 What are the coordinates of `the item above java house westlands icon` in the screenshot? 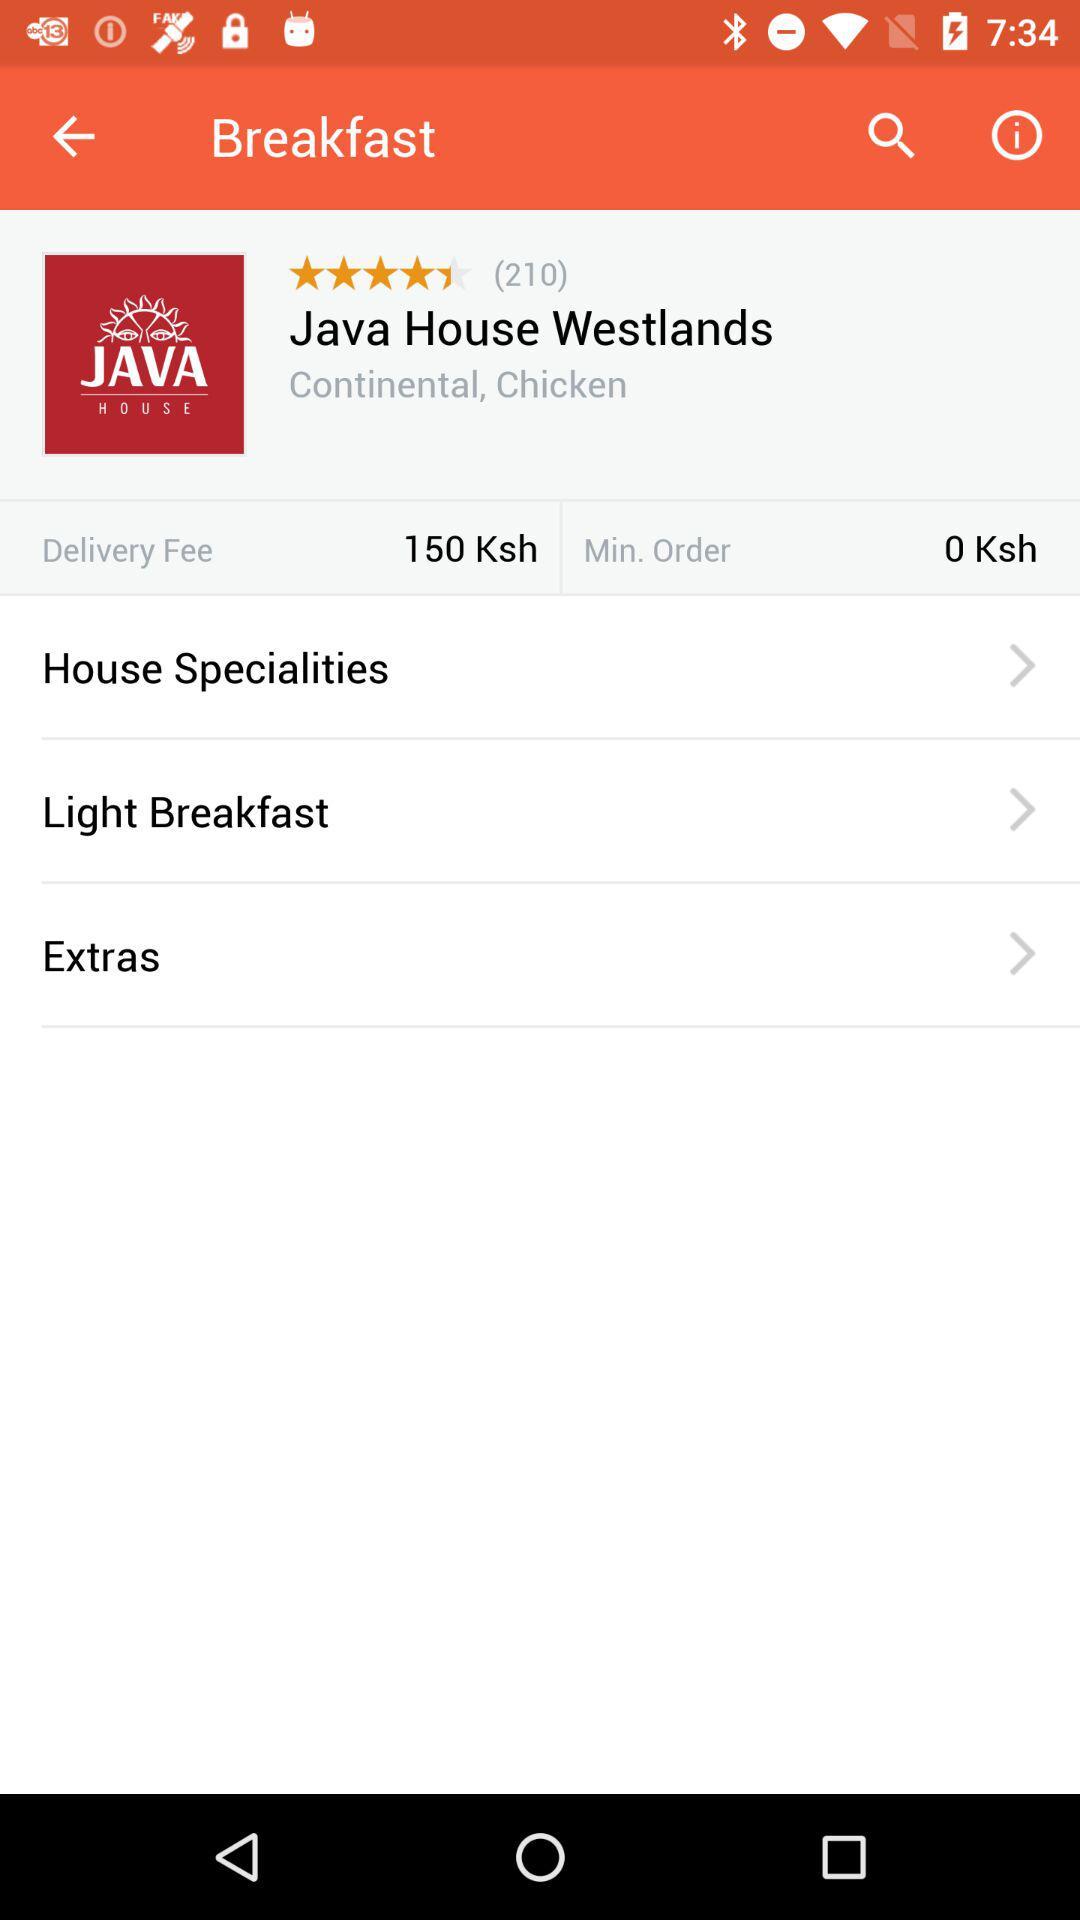 It's located at (530, 272).